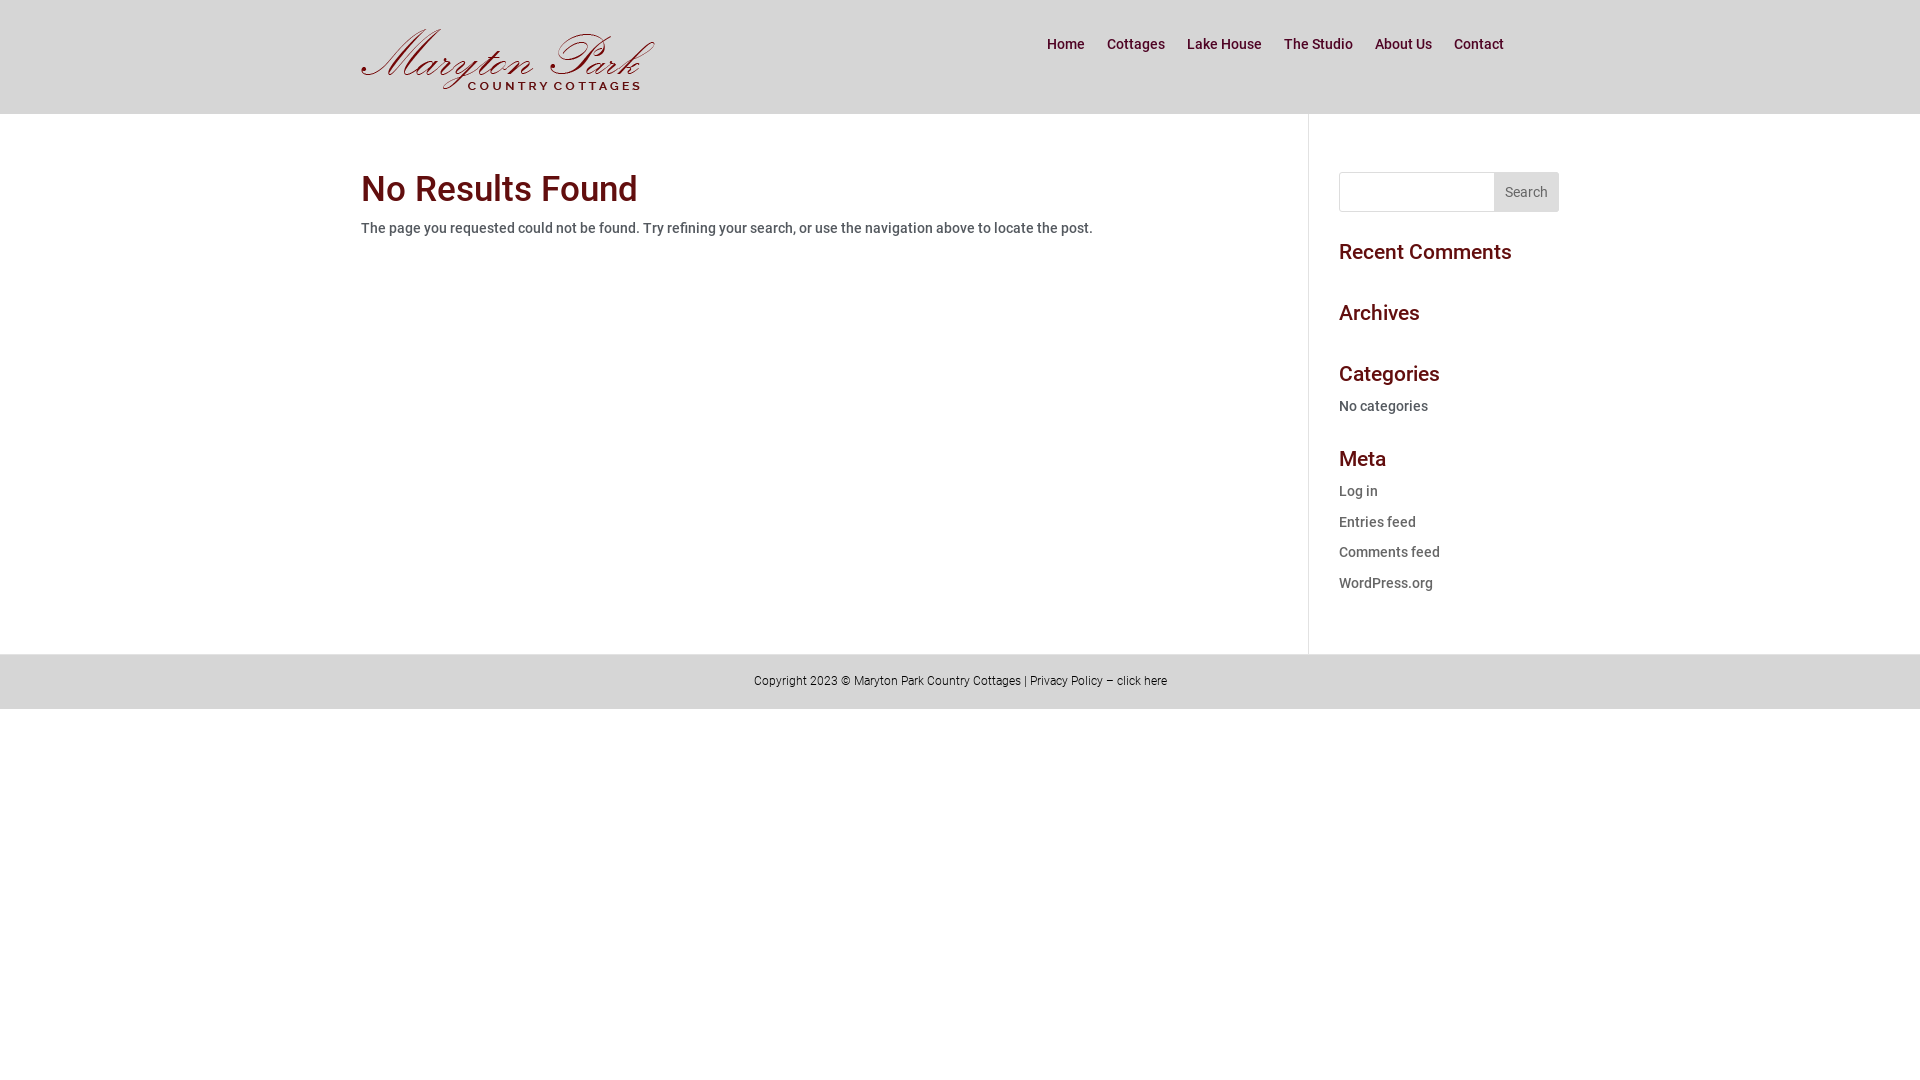 The image size is (1920, 1080). I want to click on 'Log in', so click(1339, 490).